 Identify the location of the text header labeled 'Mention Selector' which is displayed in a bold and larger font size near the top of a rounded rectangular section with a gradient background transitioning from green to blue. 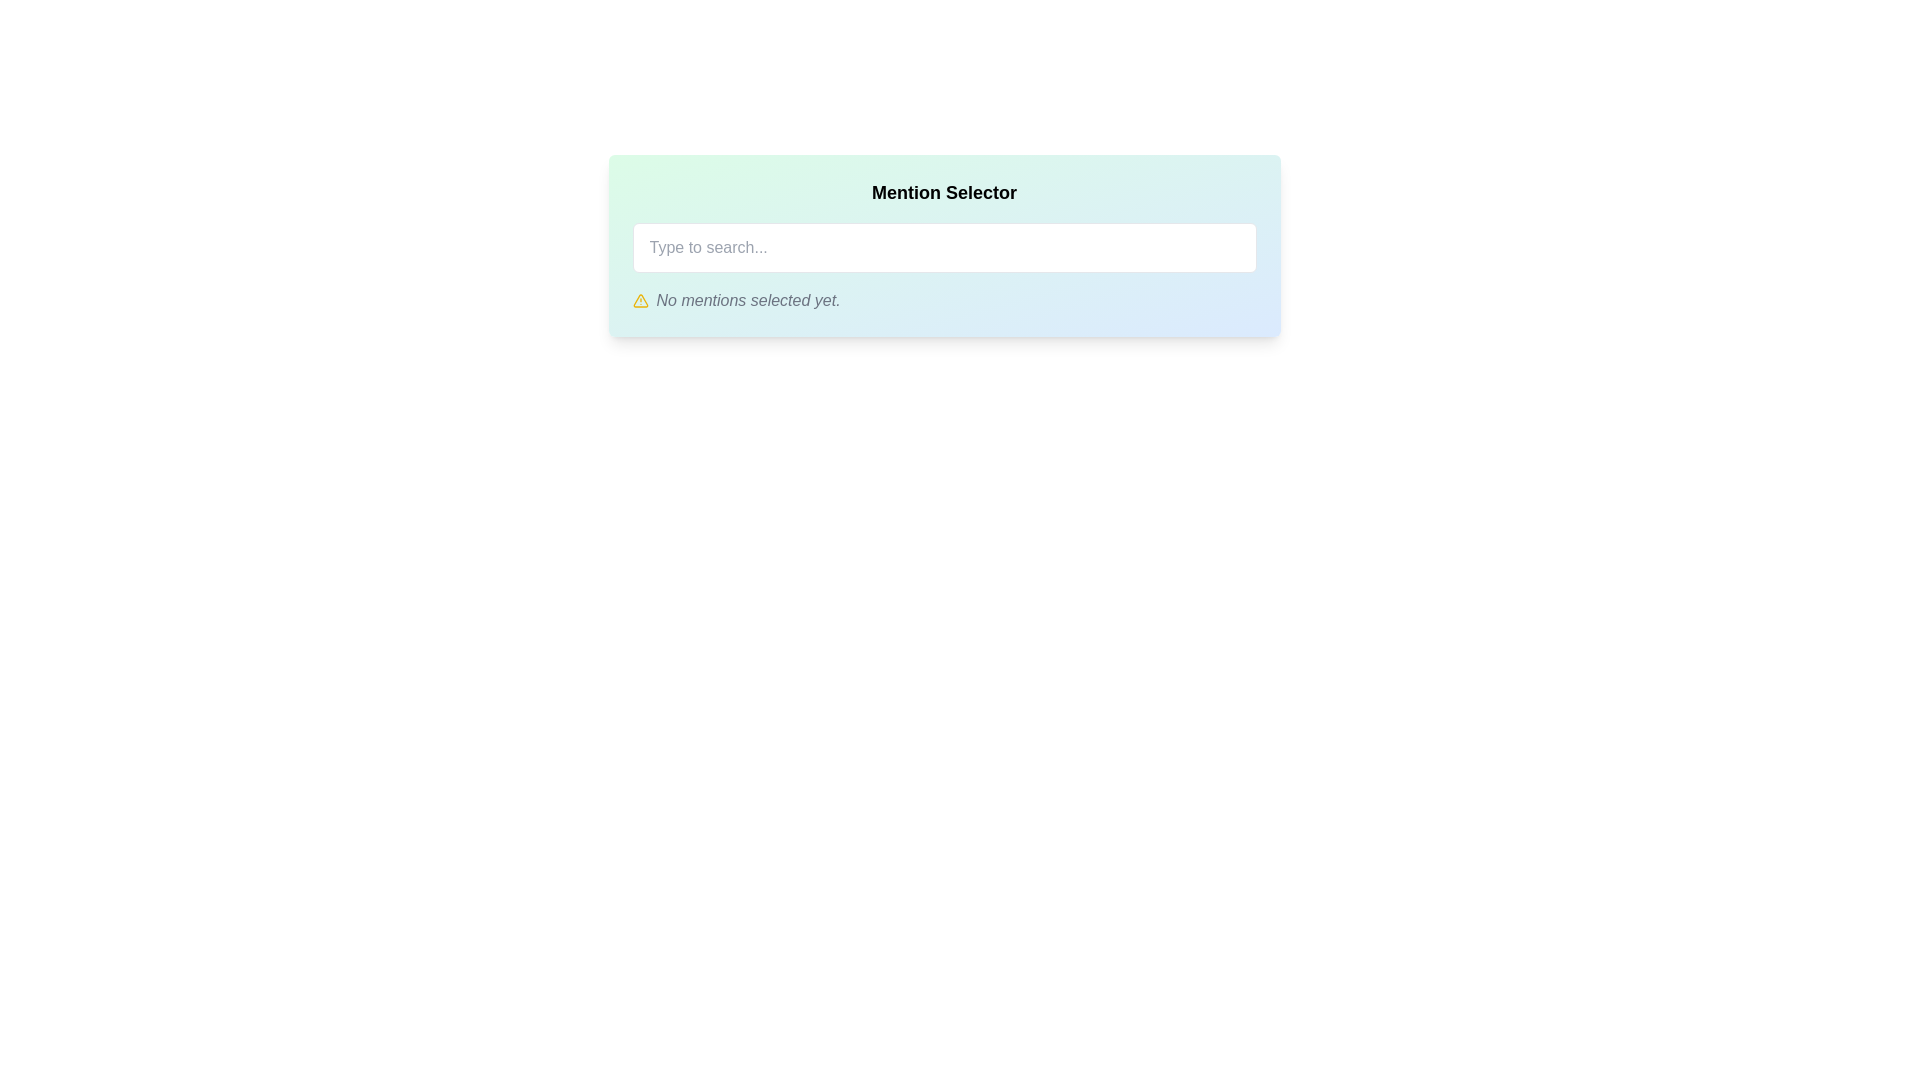
(943, 192).